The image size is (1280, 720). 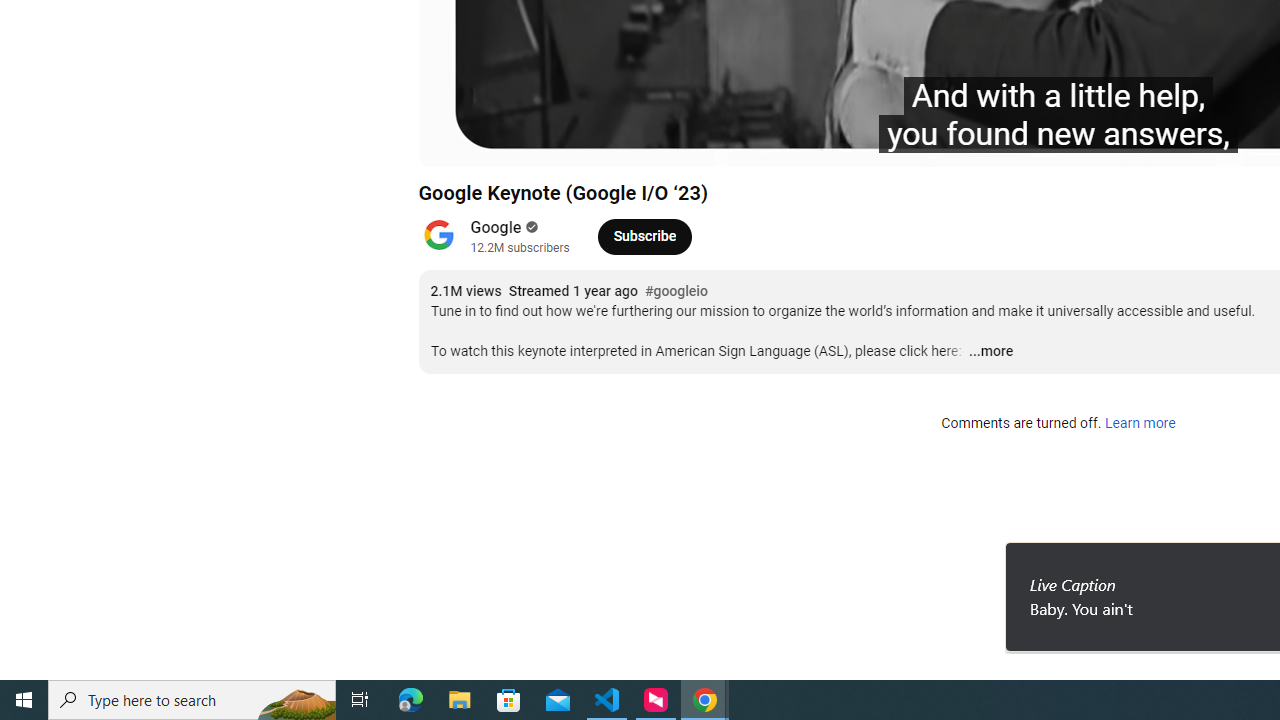 What do you see at coordinates (644, 235) in the screenshot?
I see `'Subscribe to Google.'` at bounding box center [644, 235].